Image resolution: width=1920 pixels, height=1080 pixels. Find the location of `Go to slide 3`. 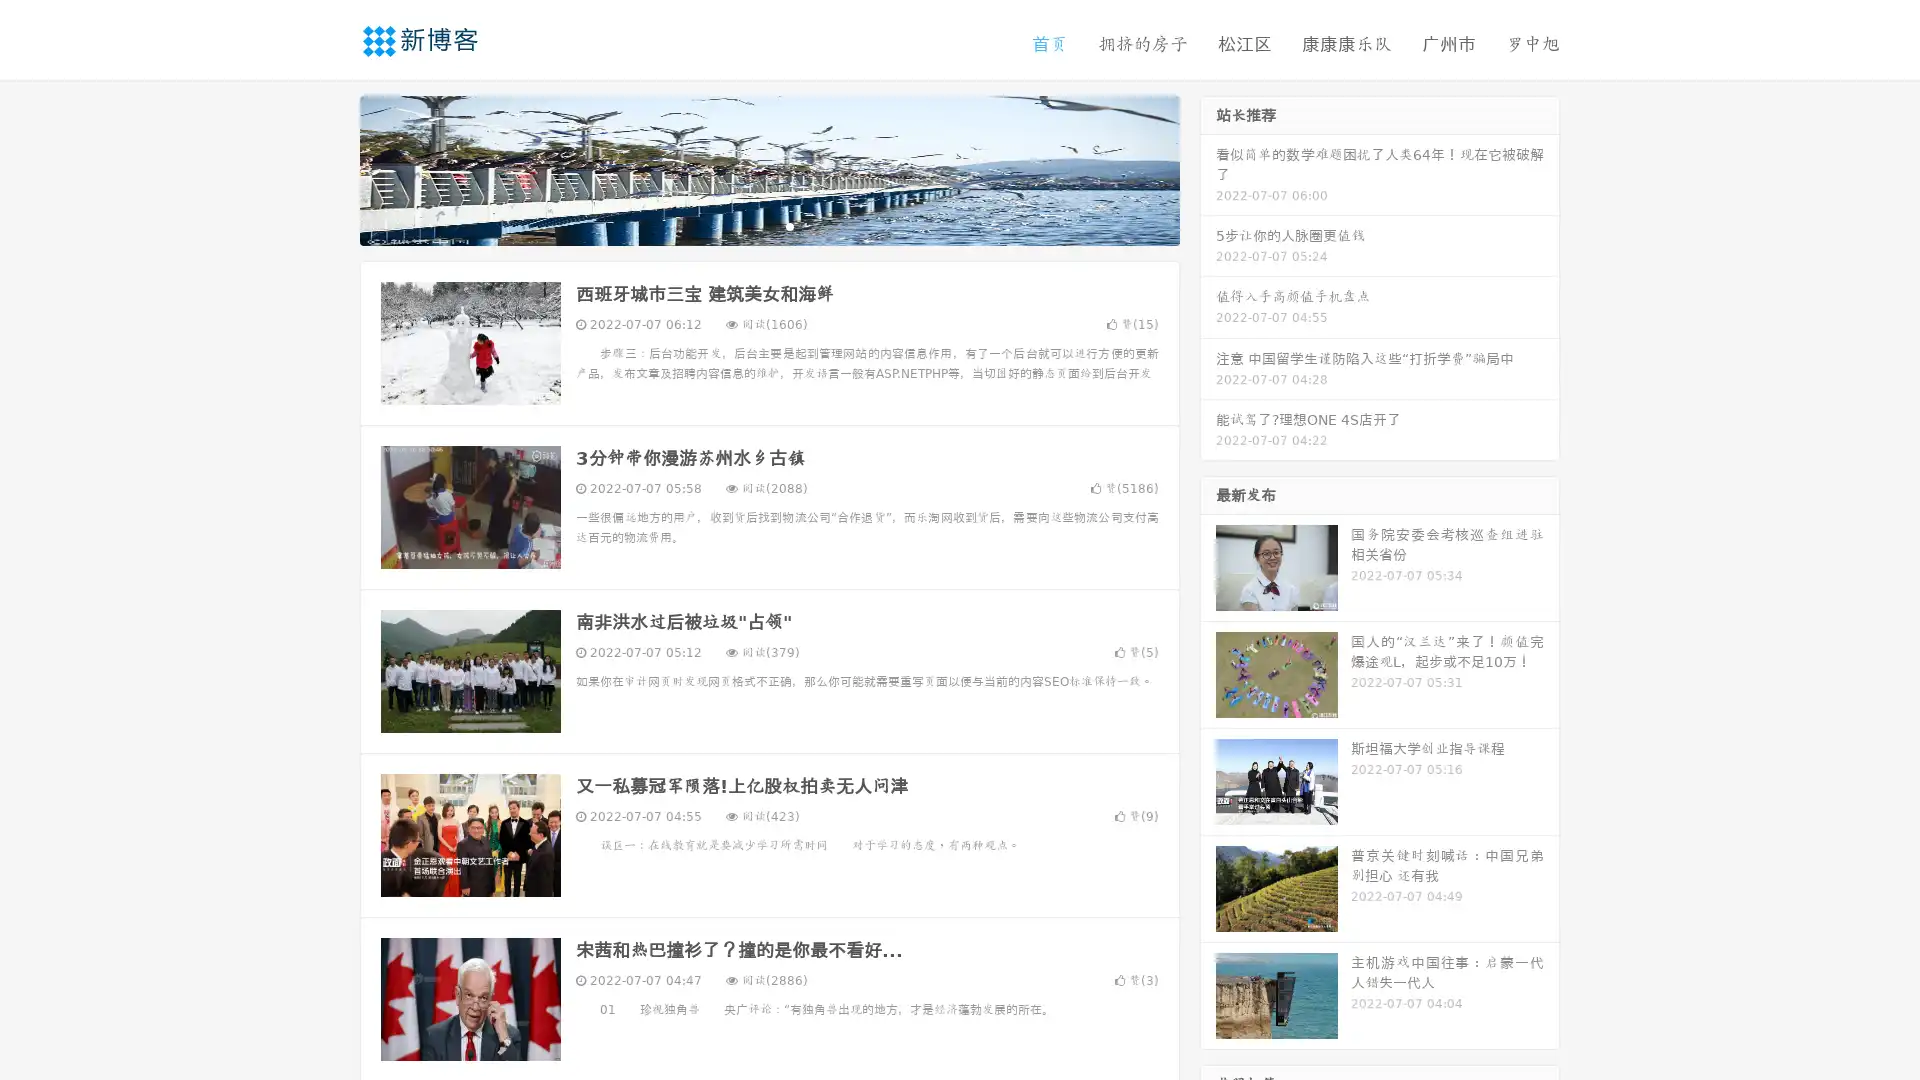

Go to slide 3 is located at coordinates (789, 225).